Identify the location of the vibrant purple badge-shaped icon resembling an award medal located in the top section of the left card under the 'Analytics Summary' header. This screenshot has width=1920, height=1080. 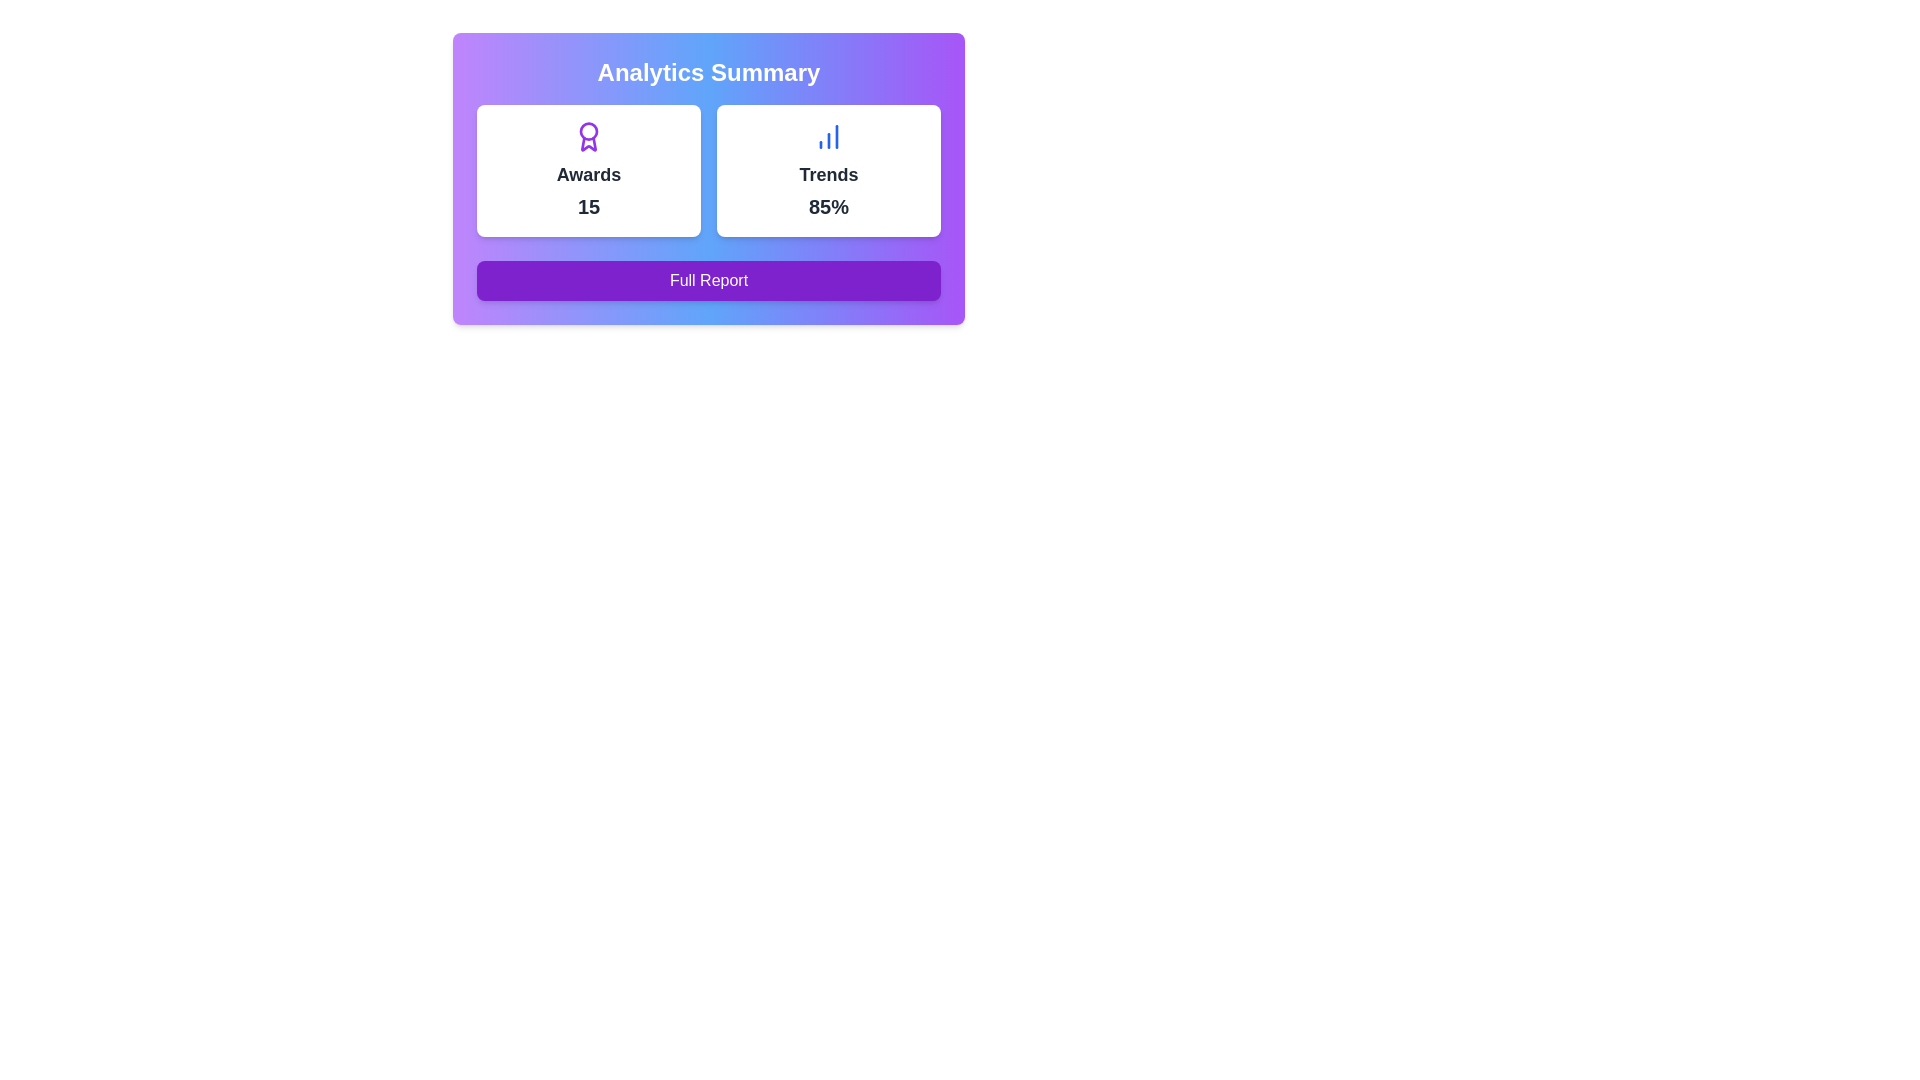
(588, 136).